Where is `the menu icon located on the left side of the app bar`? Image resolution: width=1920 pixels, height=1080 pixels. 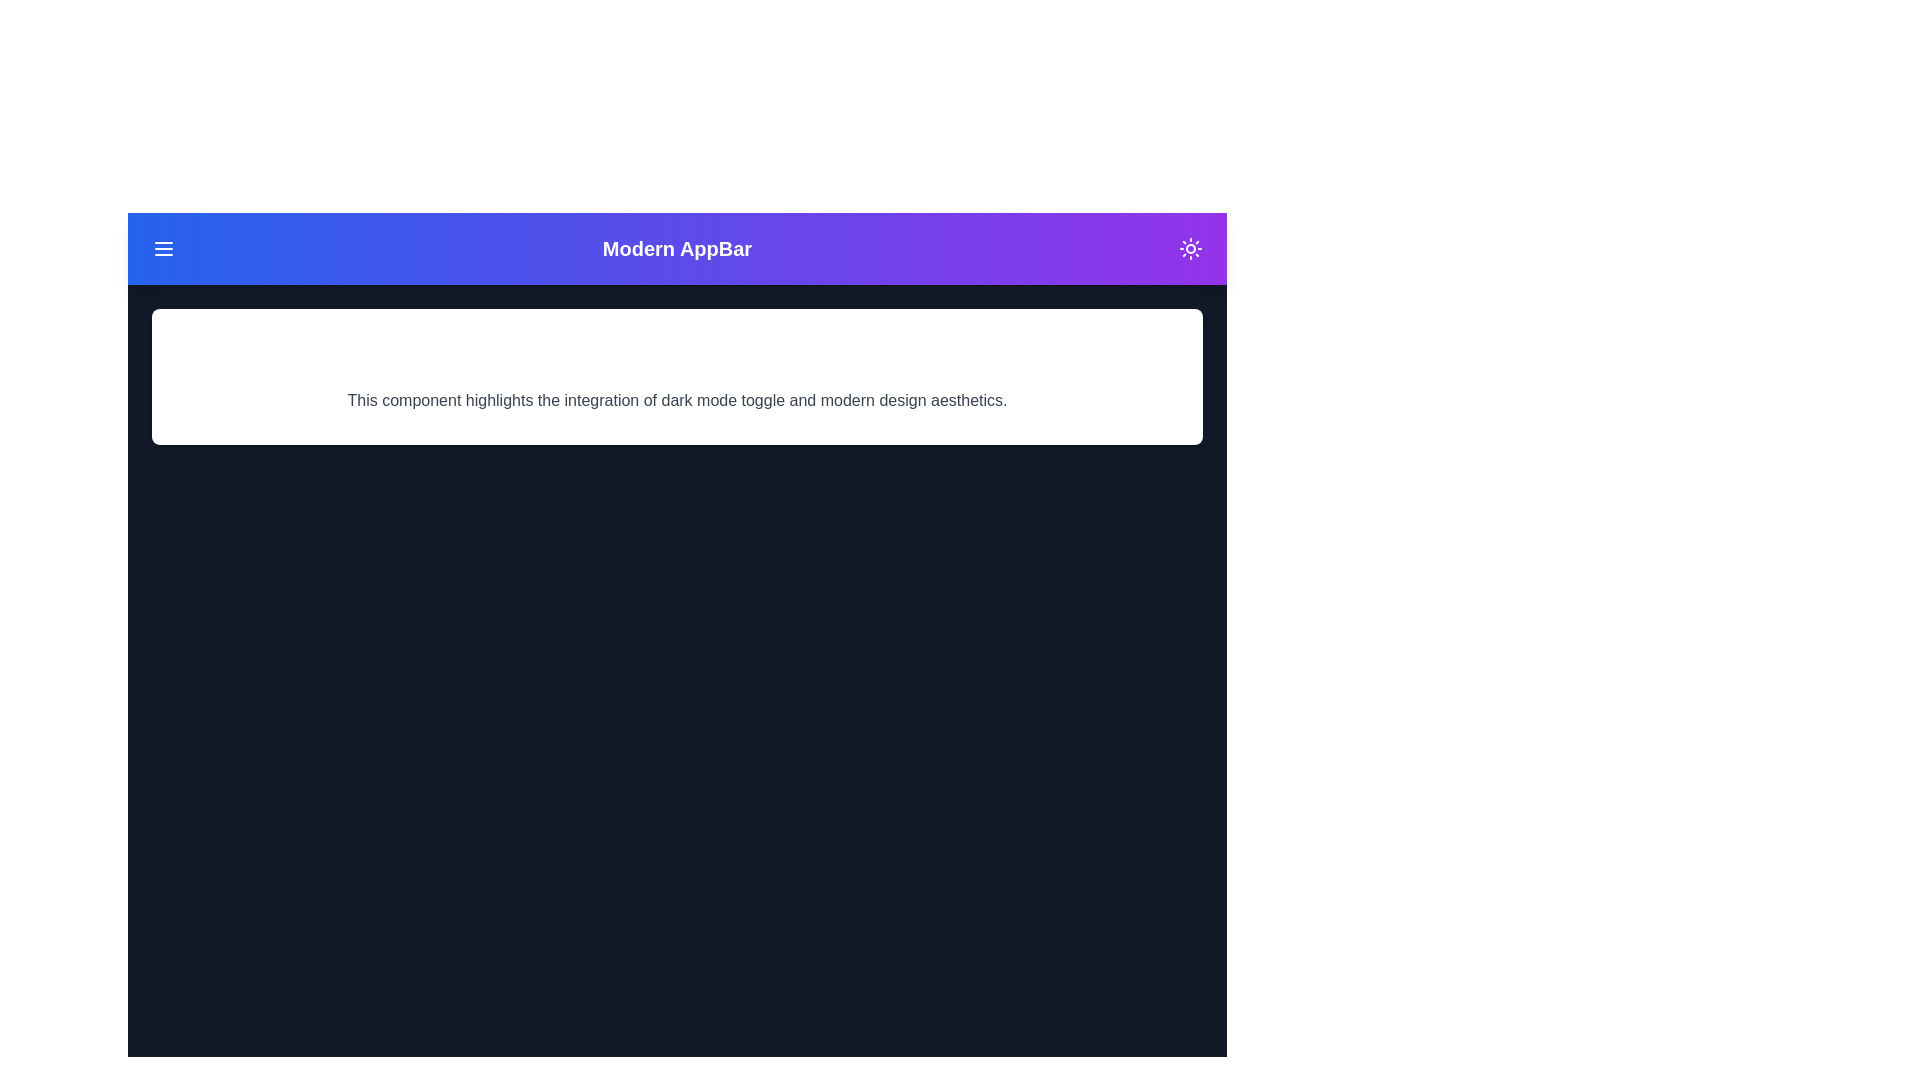
the menu icon located on the left side of the app bar is located at coordinates (163, 248).